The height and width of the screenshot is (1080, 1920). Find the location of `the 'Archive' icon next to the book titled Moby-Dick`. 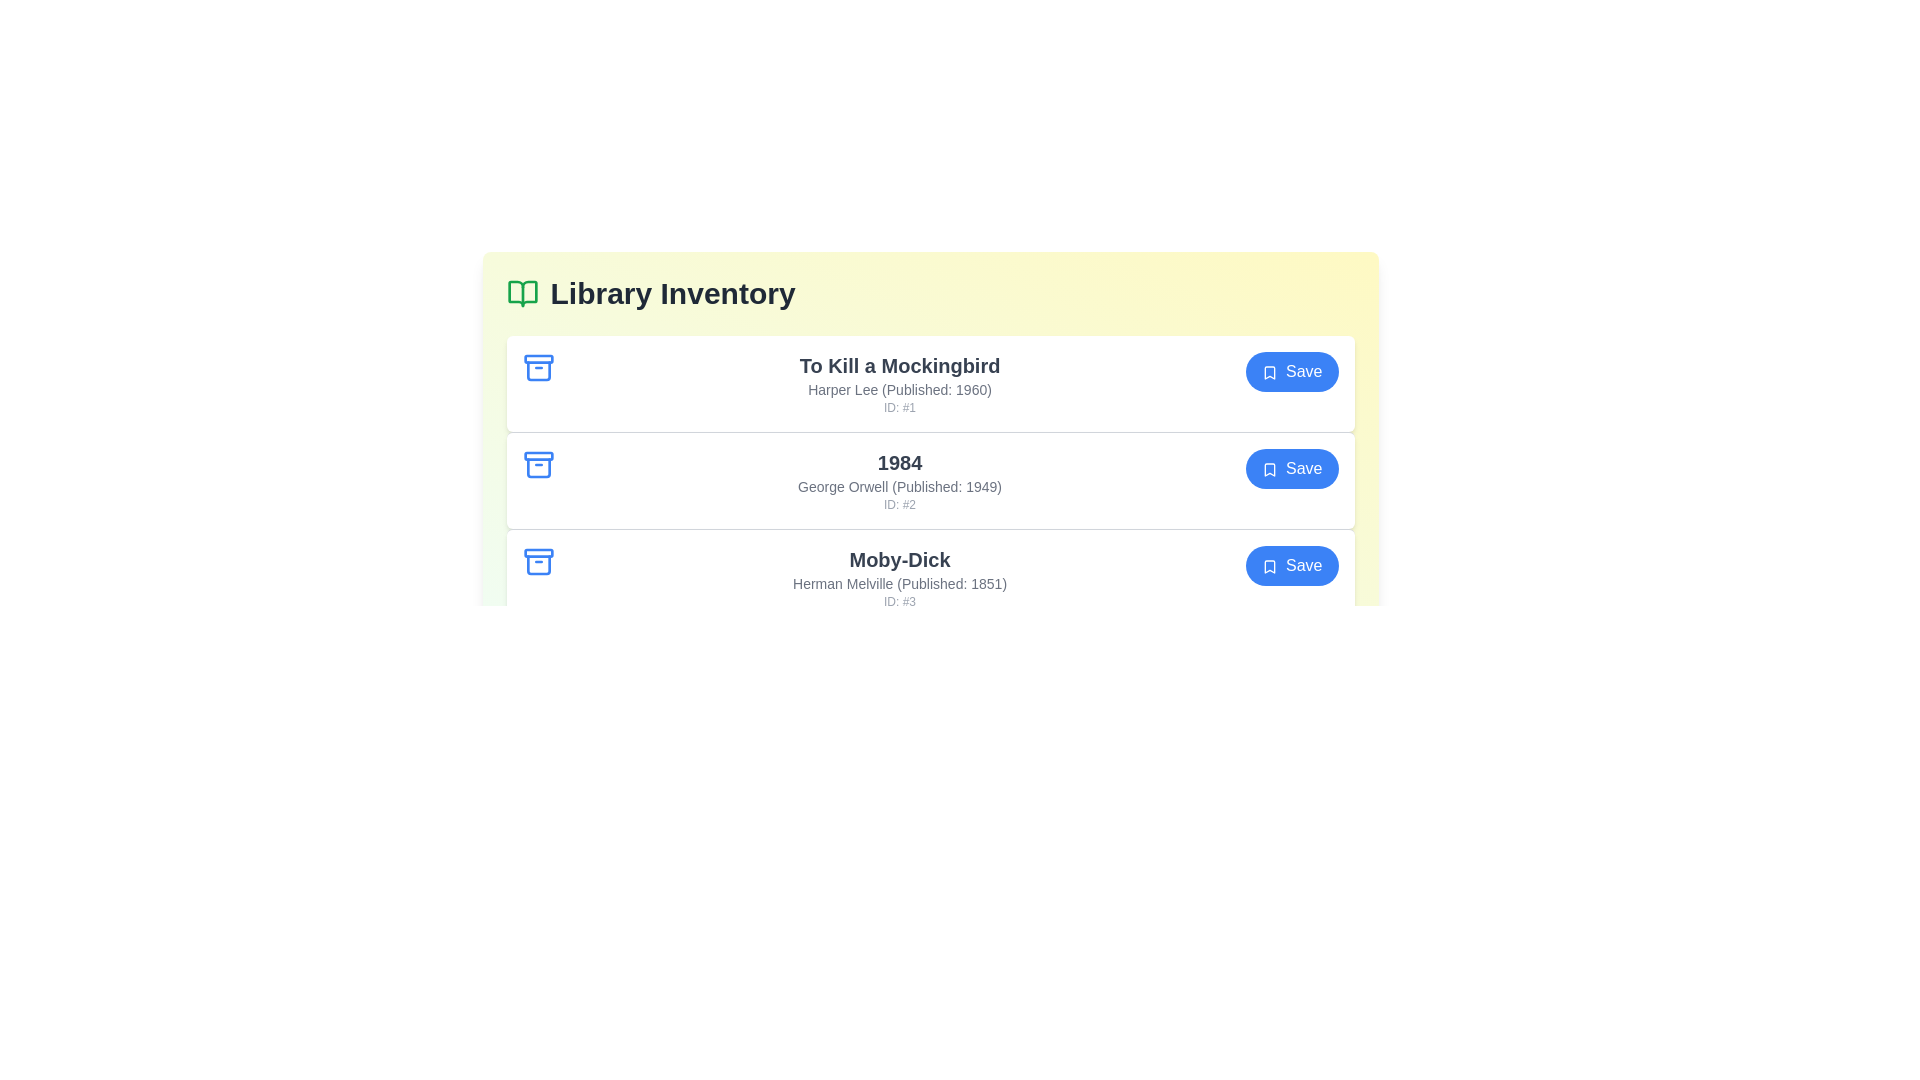

the 'Archive' icon next to the book titled Moby-Dick is located at coordinates (538, 562).